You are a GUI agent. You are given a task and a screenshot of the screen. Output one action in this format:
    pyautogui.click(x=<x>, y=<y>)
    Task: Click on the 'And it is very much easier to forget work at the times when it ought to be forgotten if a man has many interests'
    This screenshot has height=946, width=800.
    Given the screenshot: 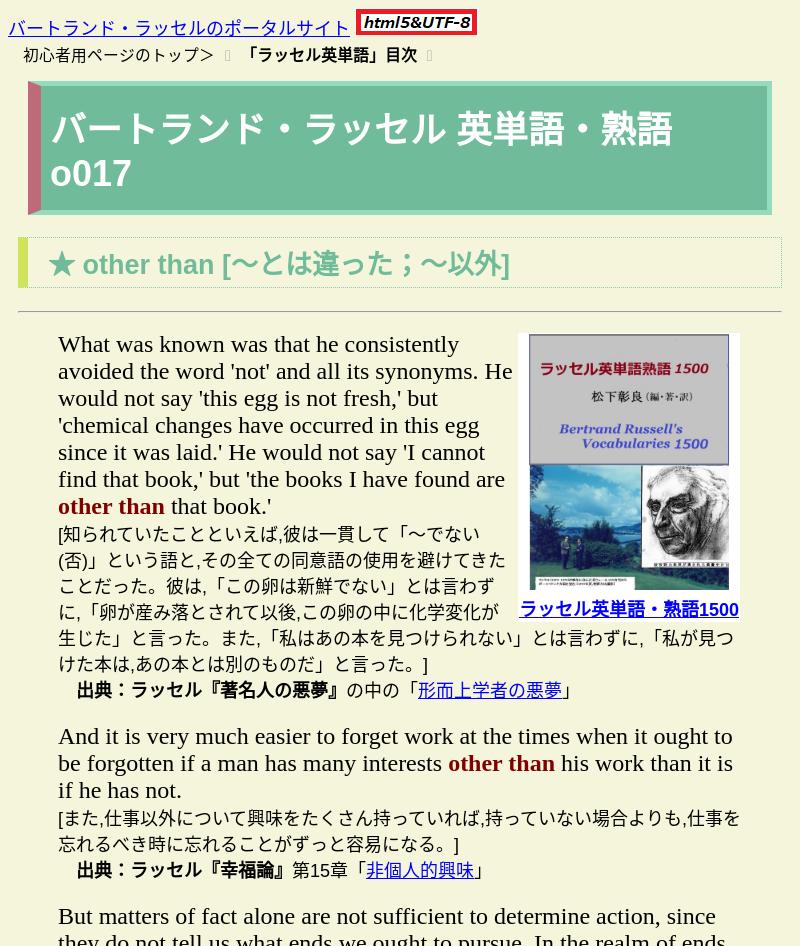 What is the action you would take?
    pyautogui.click(x=394, y=747)
    